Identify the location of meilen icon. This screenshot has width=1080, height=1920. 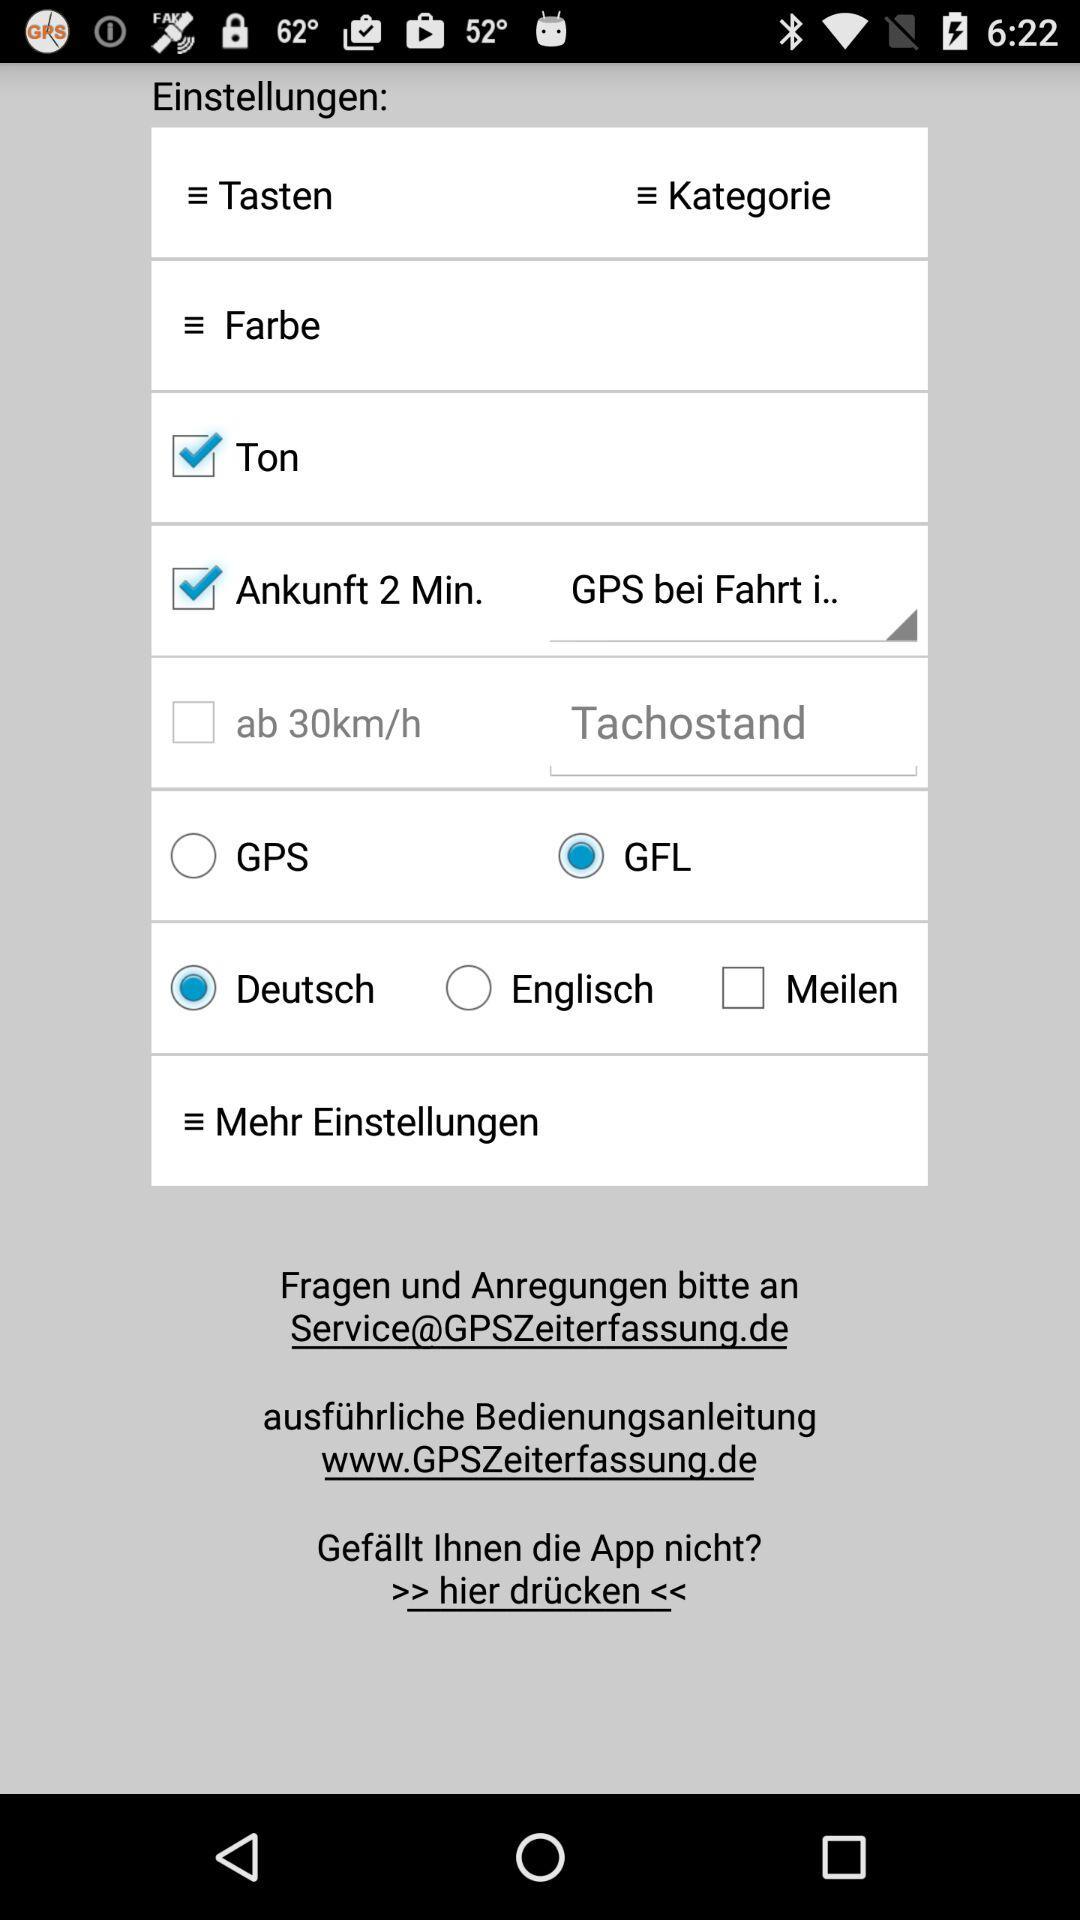
(814, 987).